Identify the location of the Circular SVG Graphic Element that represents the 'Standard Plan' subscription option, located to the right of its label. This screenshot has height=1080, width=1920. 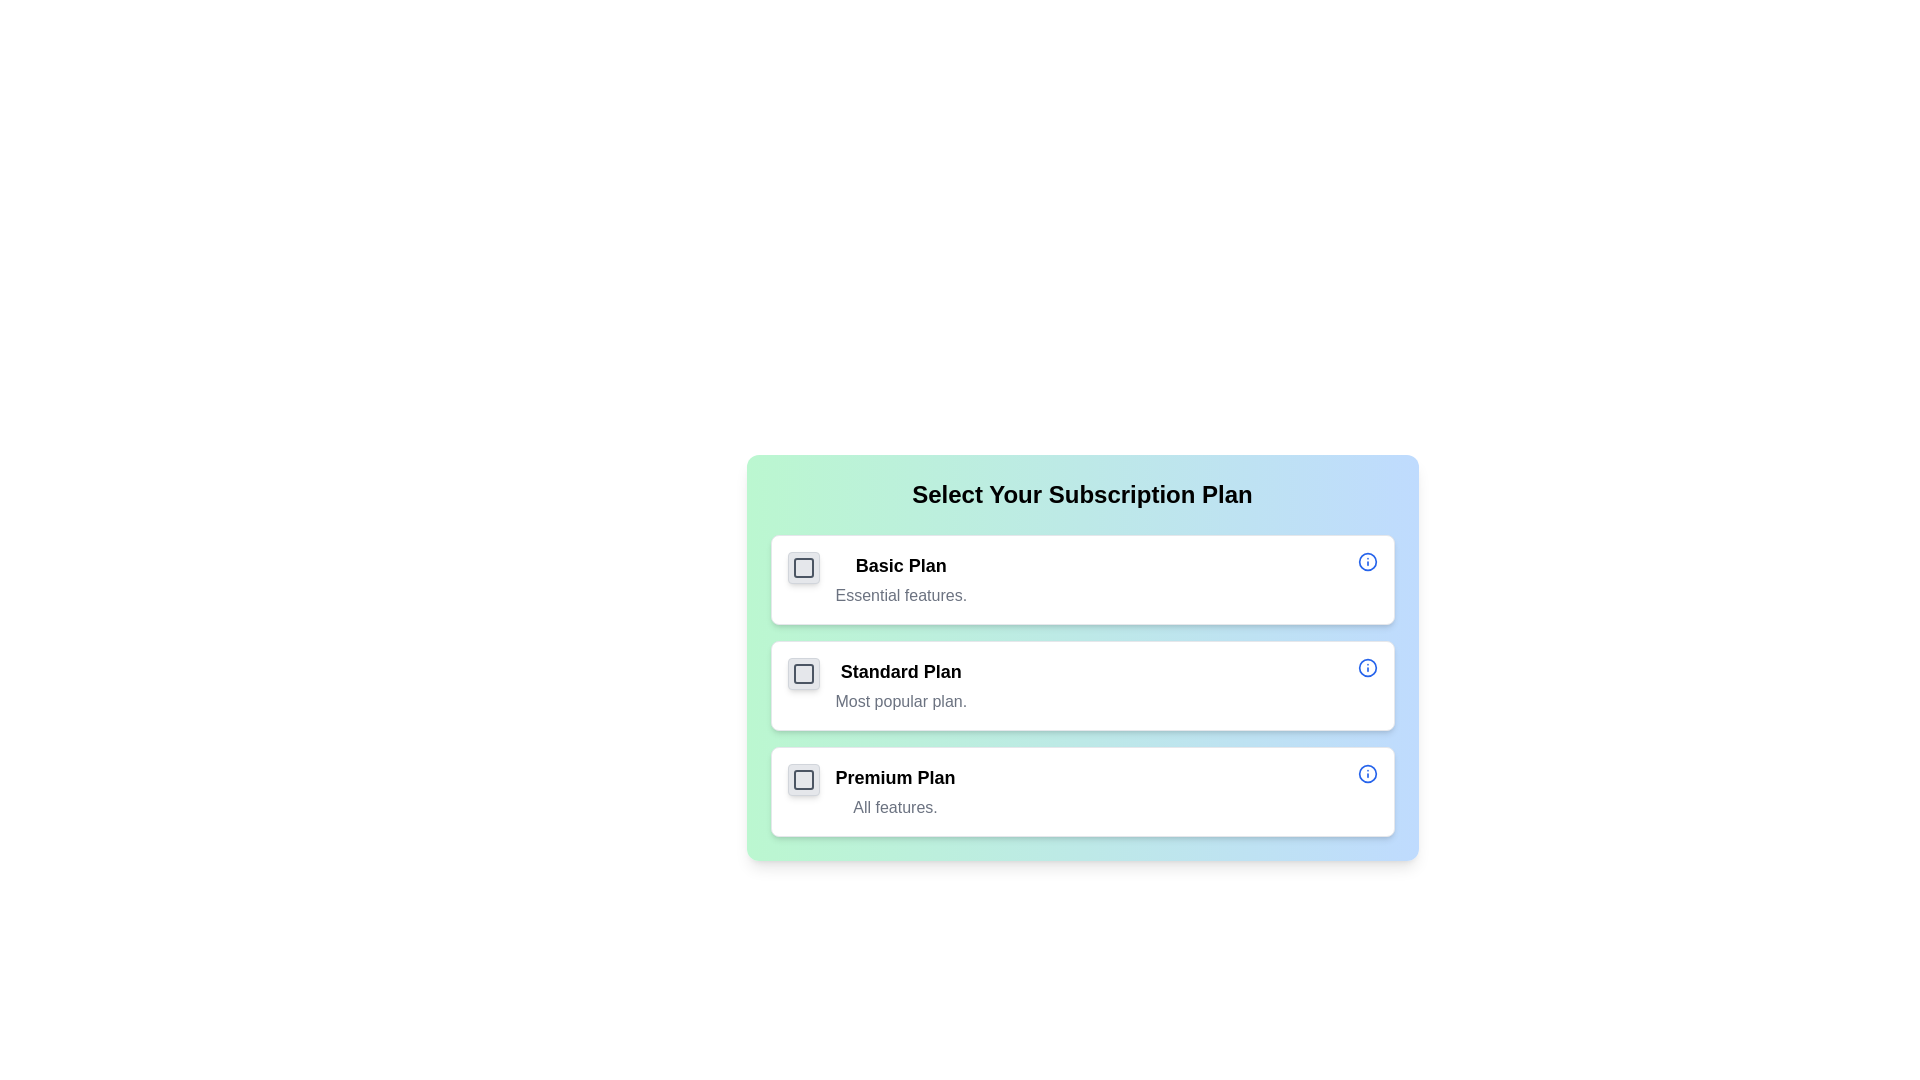
(1366, 667).